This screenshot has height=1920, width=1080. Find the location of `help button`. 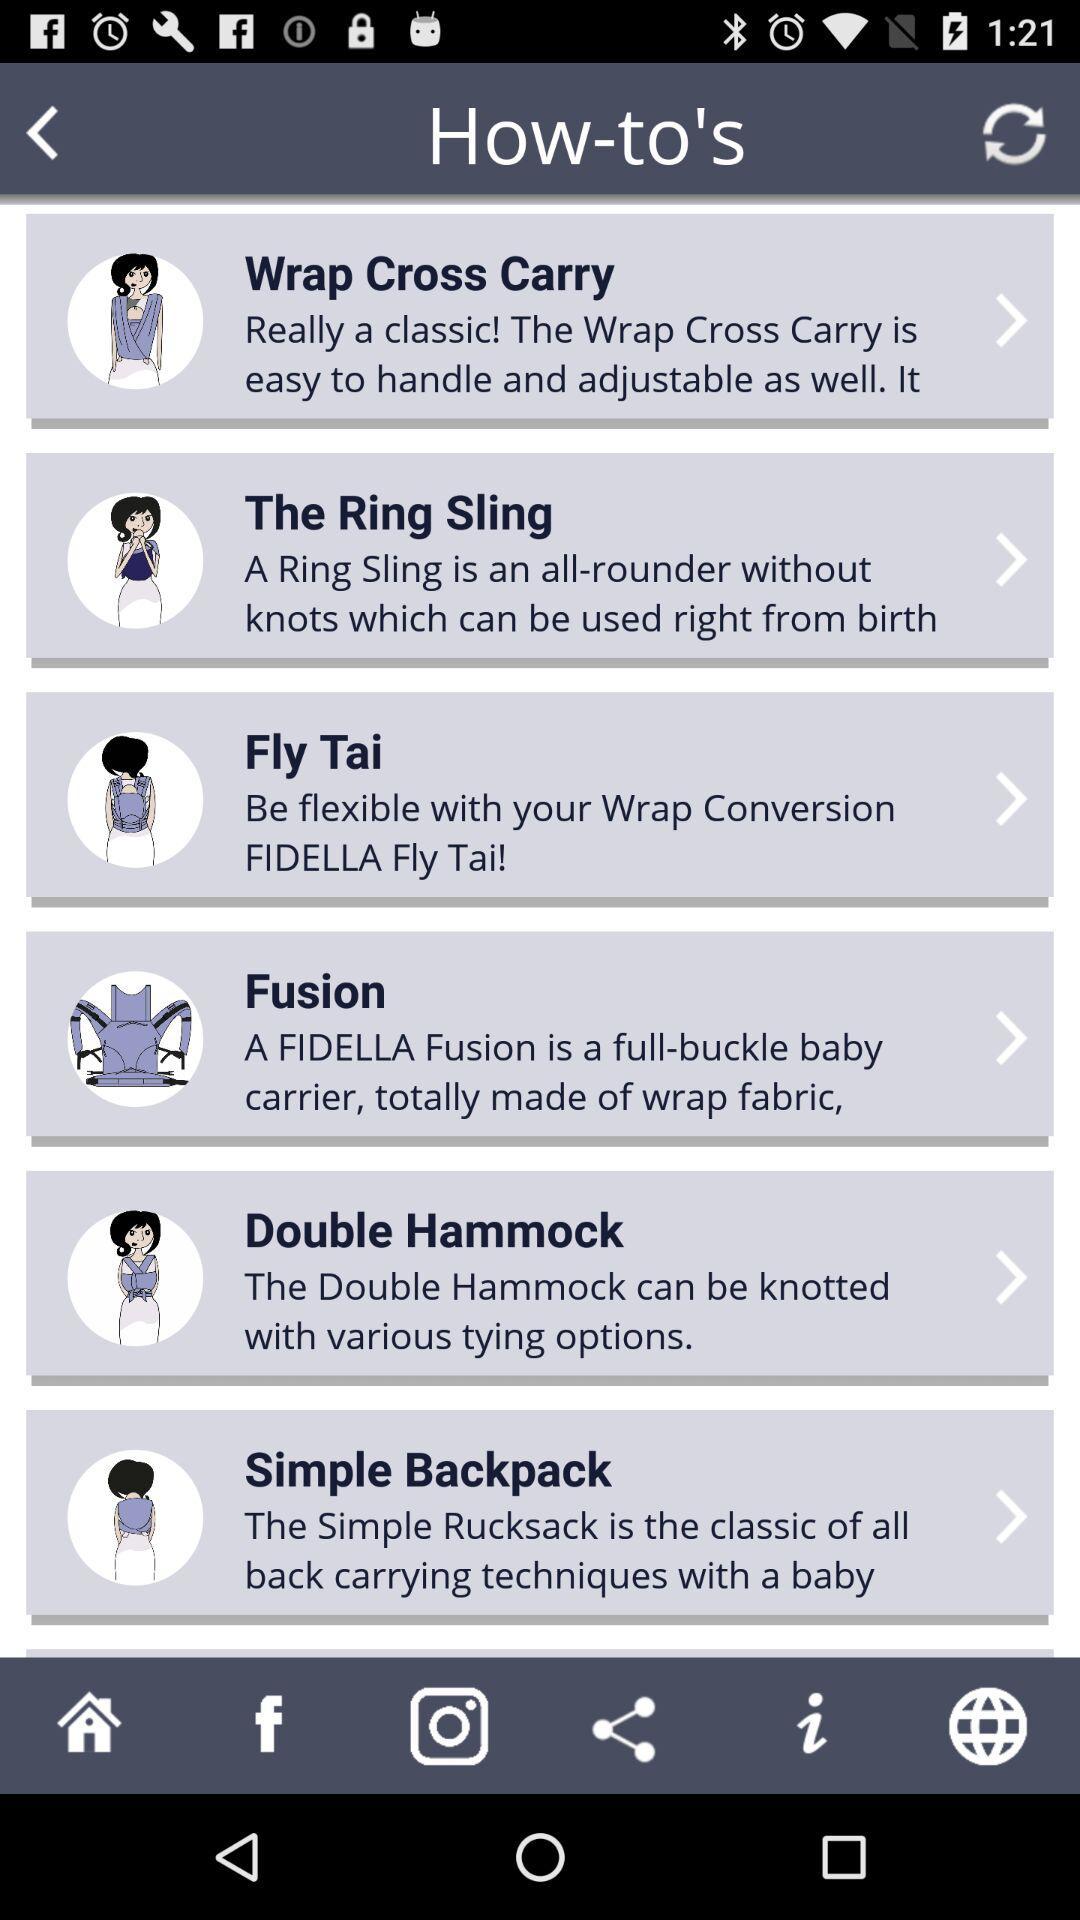

help button is located at coordinates (810, 1724).